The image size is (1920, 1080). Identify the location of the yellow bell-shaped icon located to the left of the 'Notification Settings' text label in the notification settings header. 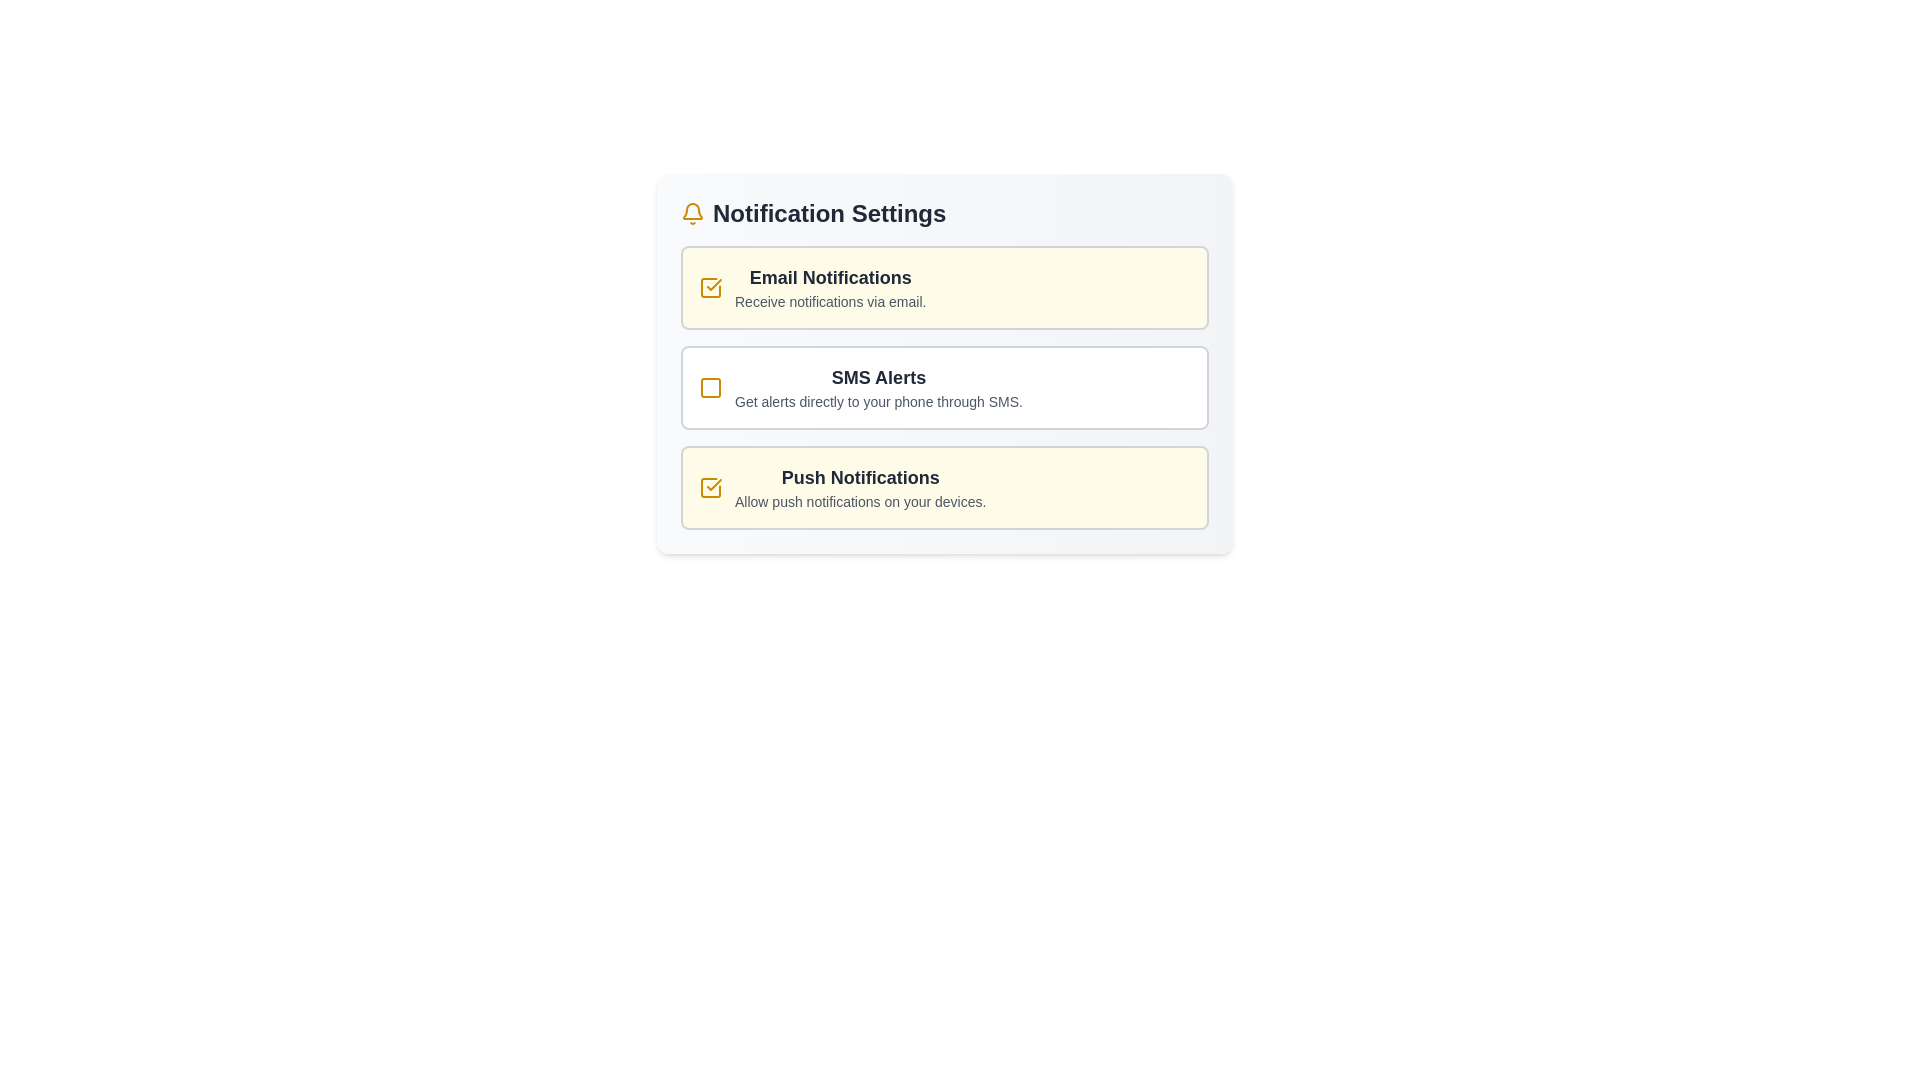
(692, 213).